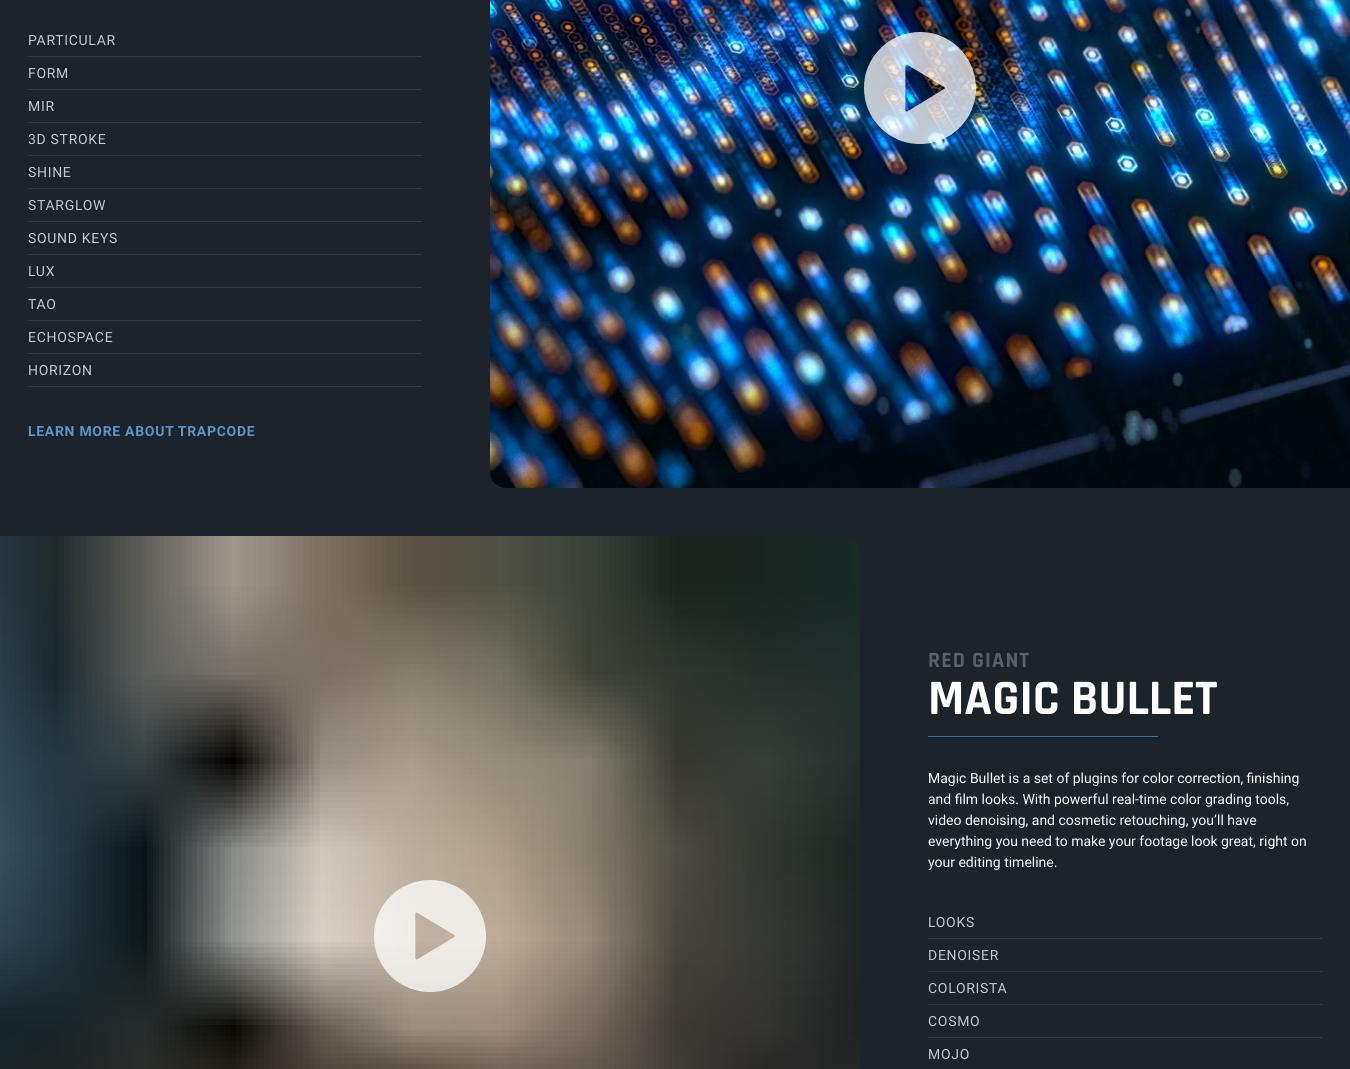  Describe the element at coordinates (47, 72) in the screenshot. I see `'Form'` at that location.